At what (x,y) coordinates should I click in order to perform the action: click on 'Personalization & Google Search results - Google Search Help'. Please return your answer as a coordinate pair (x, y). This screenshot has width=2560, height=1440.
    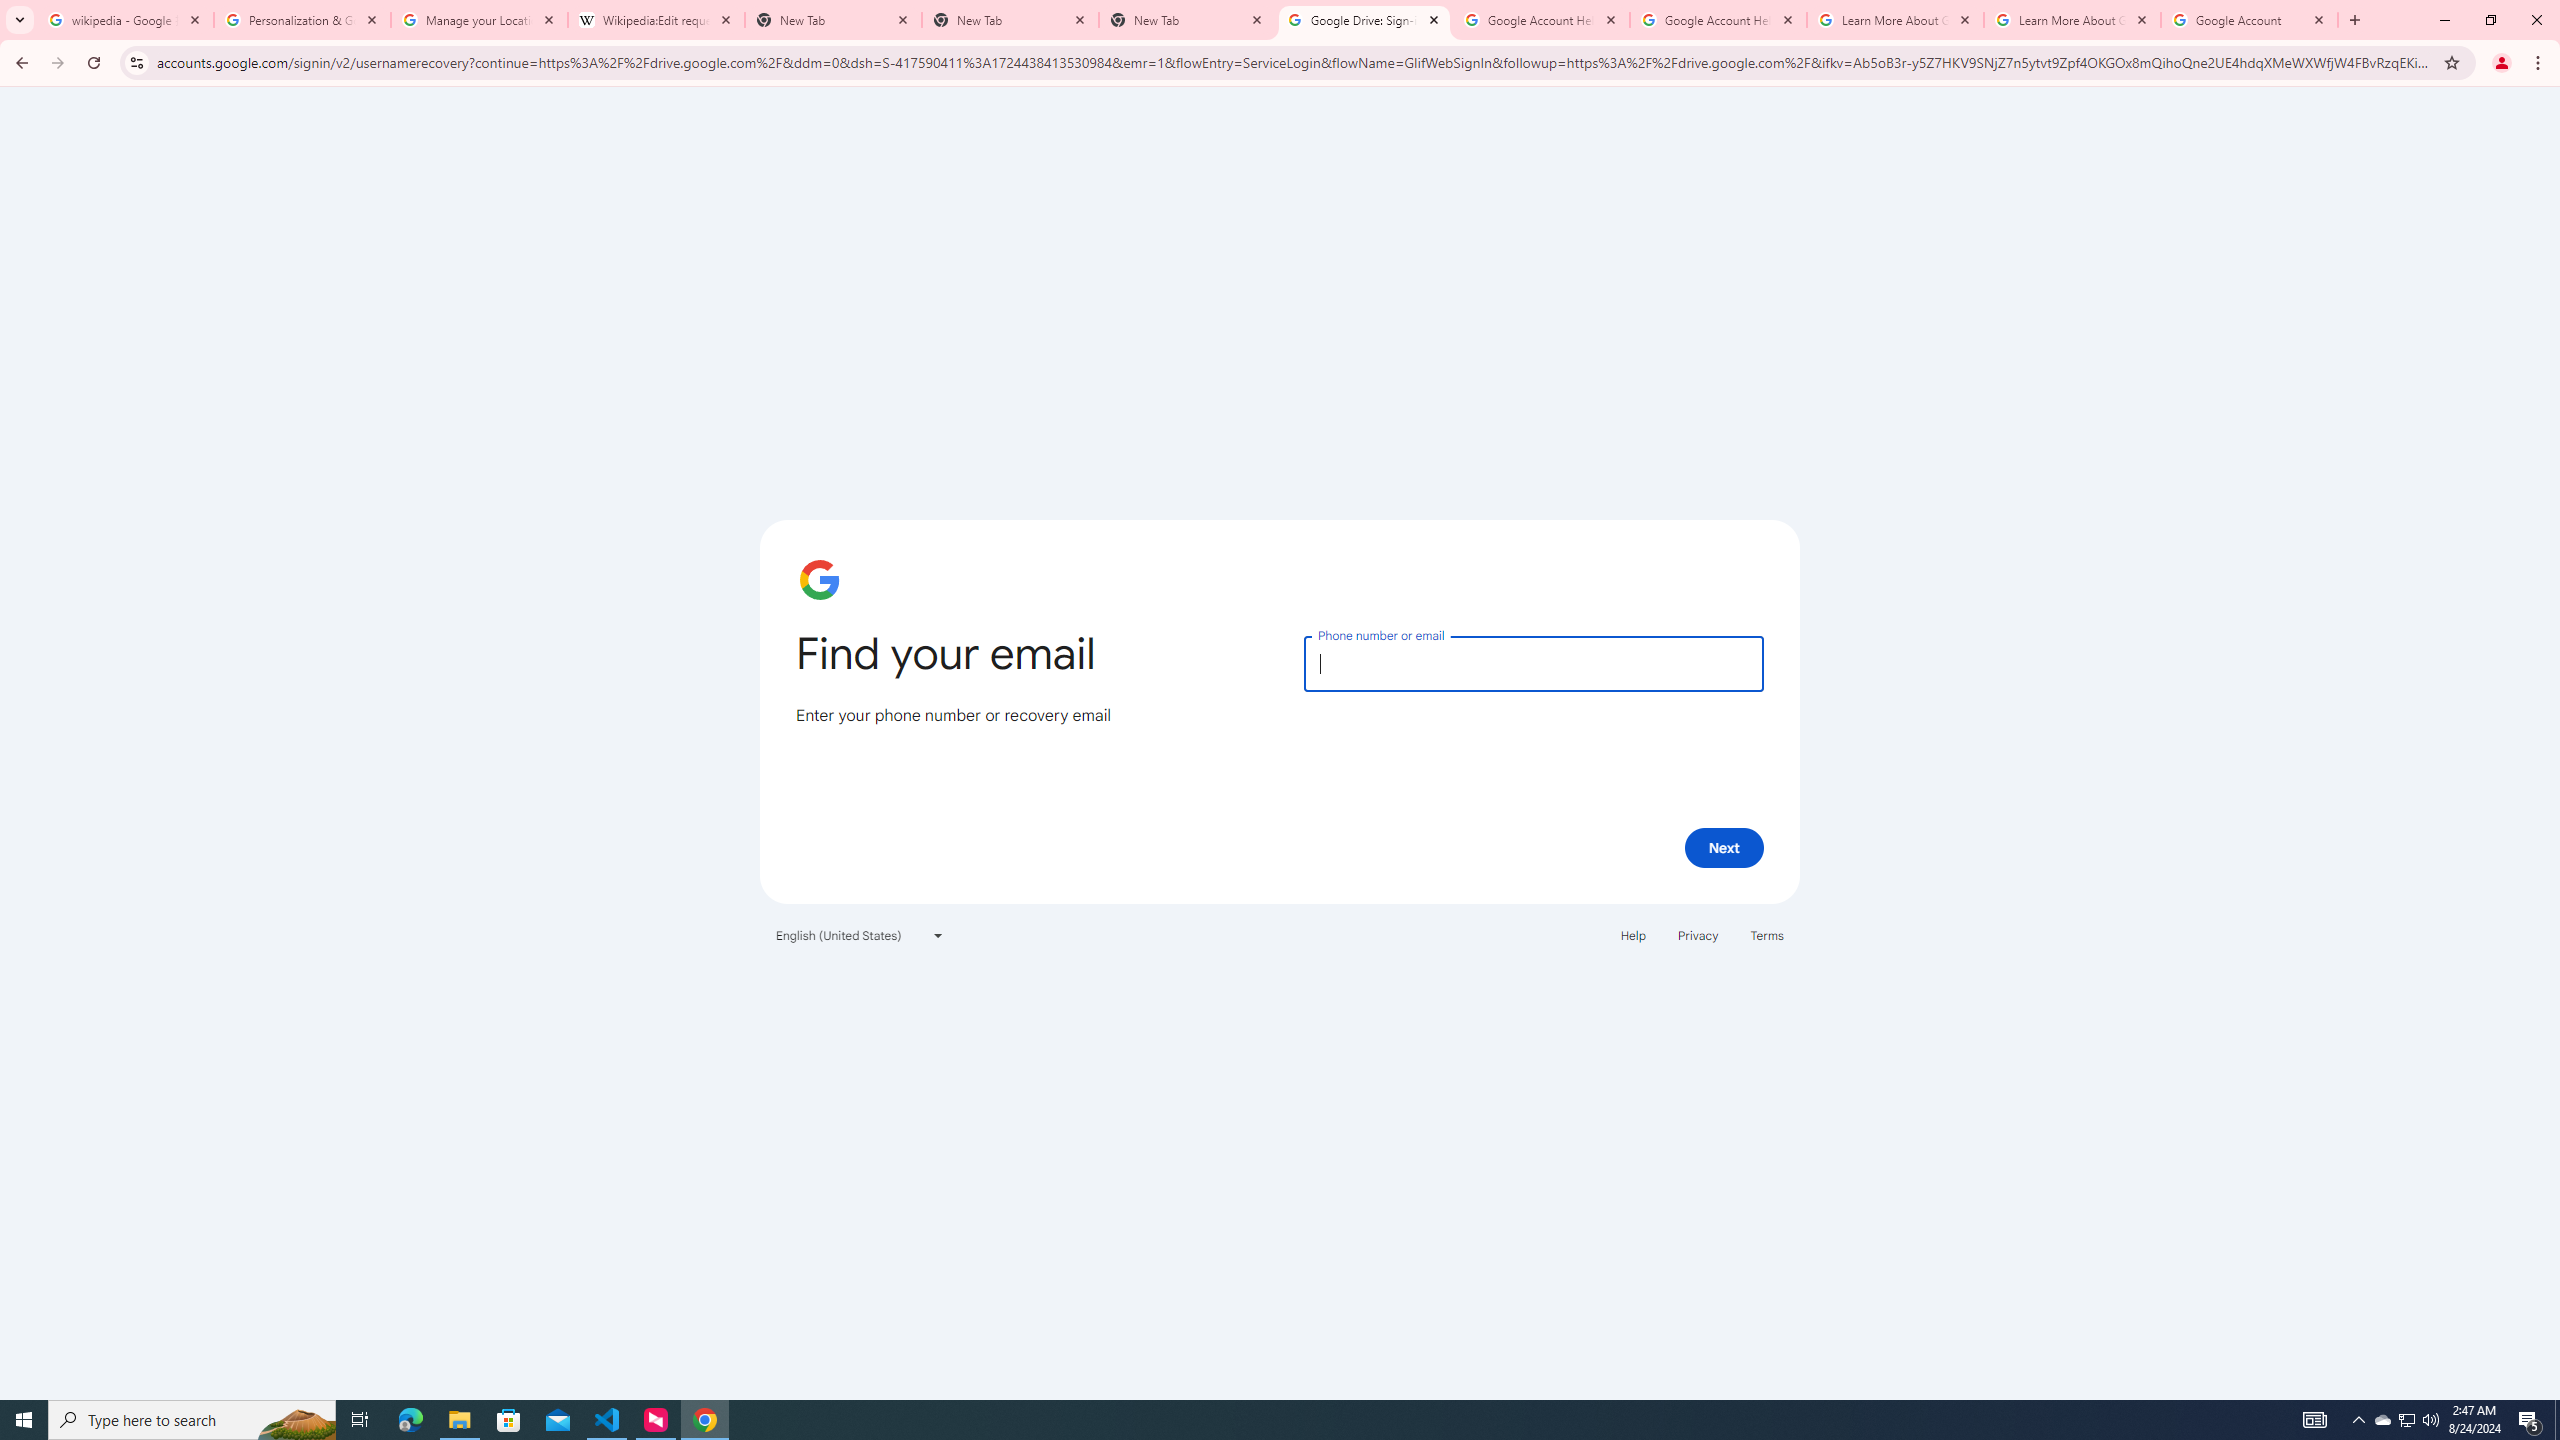
    Looking at the image, I should click on (301, 19).